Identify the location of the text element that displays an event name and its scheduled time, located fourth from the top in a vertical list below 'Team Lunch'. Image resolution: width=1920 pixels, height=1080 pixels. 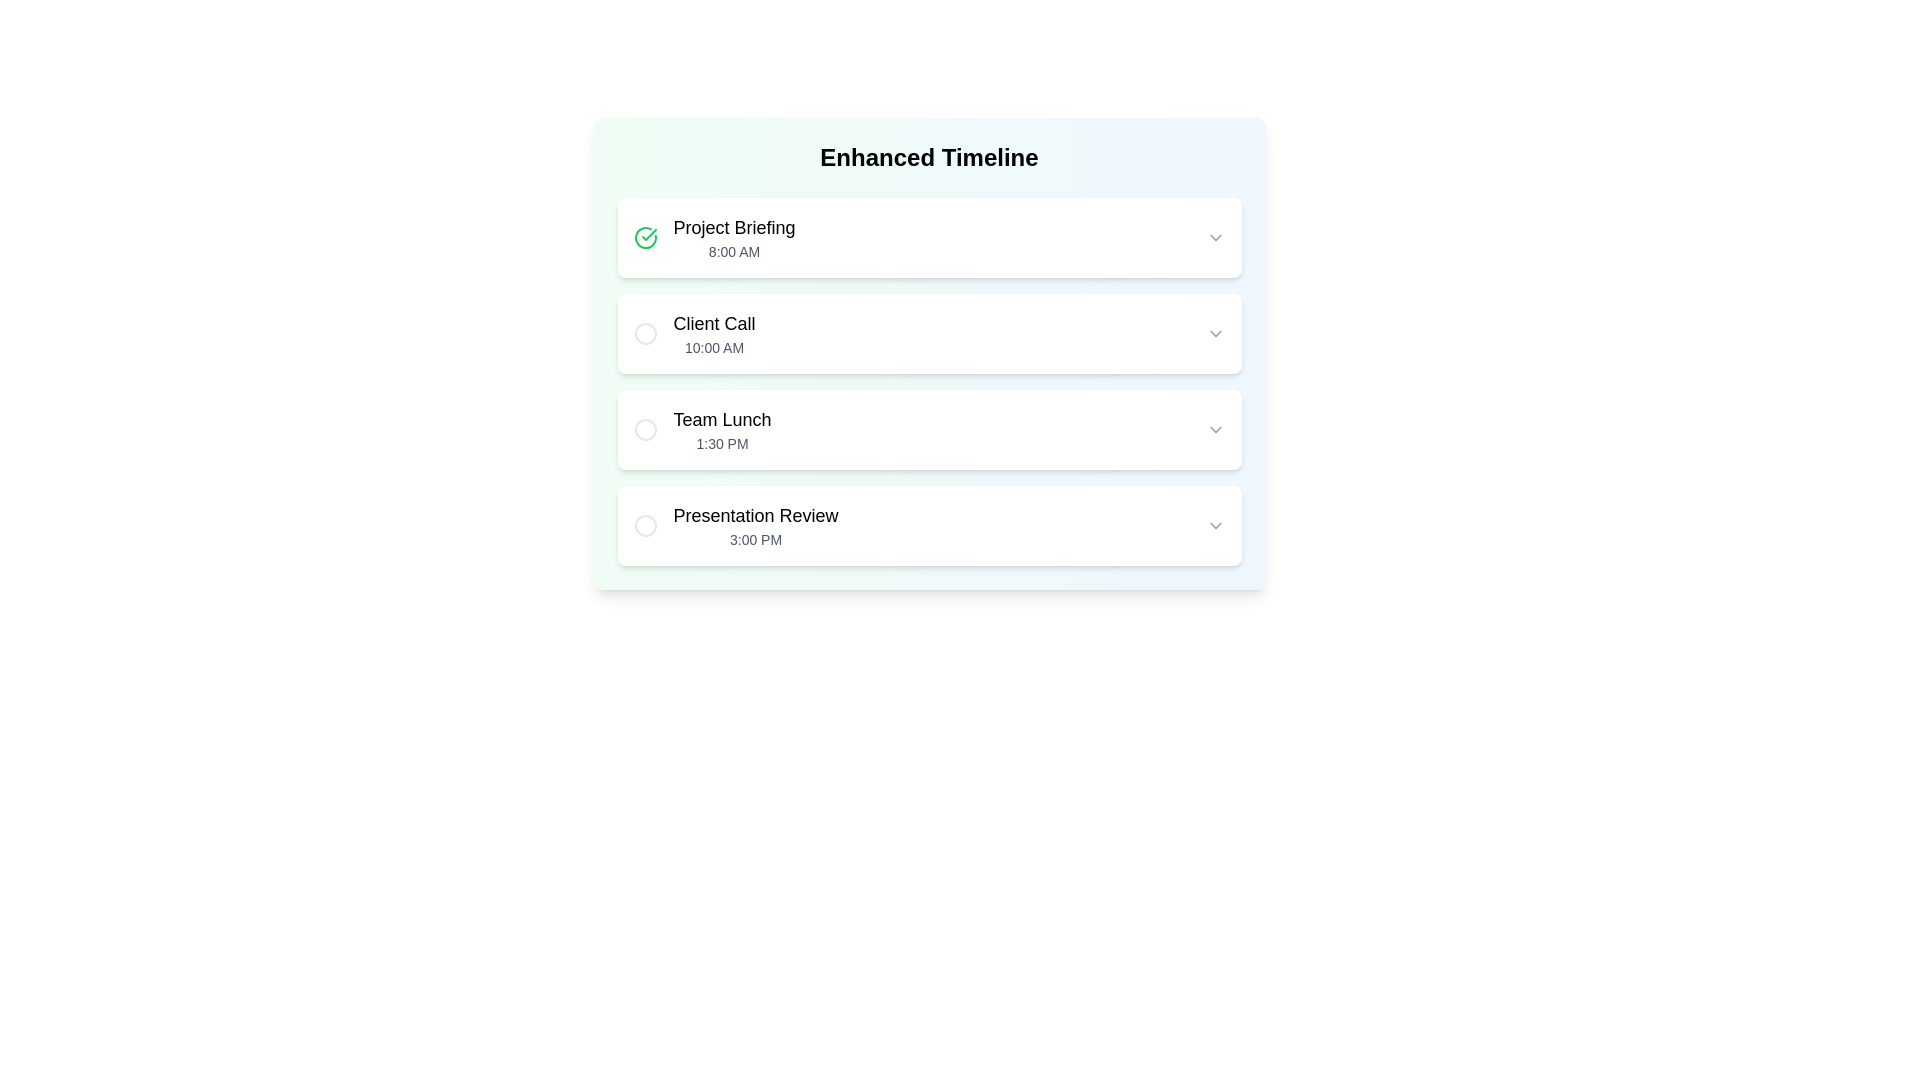
(755, 524).